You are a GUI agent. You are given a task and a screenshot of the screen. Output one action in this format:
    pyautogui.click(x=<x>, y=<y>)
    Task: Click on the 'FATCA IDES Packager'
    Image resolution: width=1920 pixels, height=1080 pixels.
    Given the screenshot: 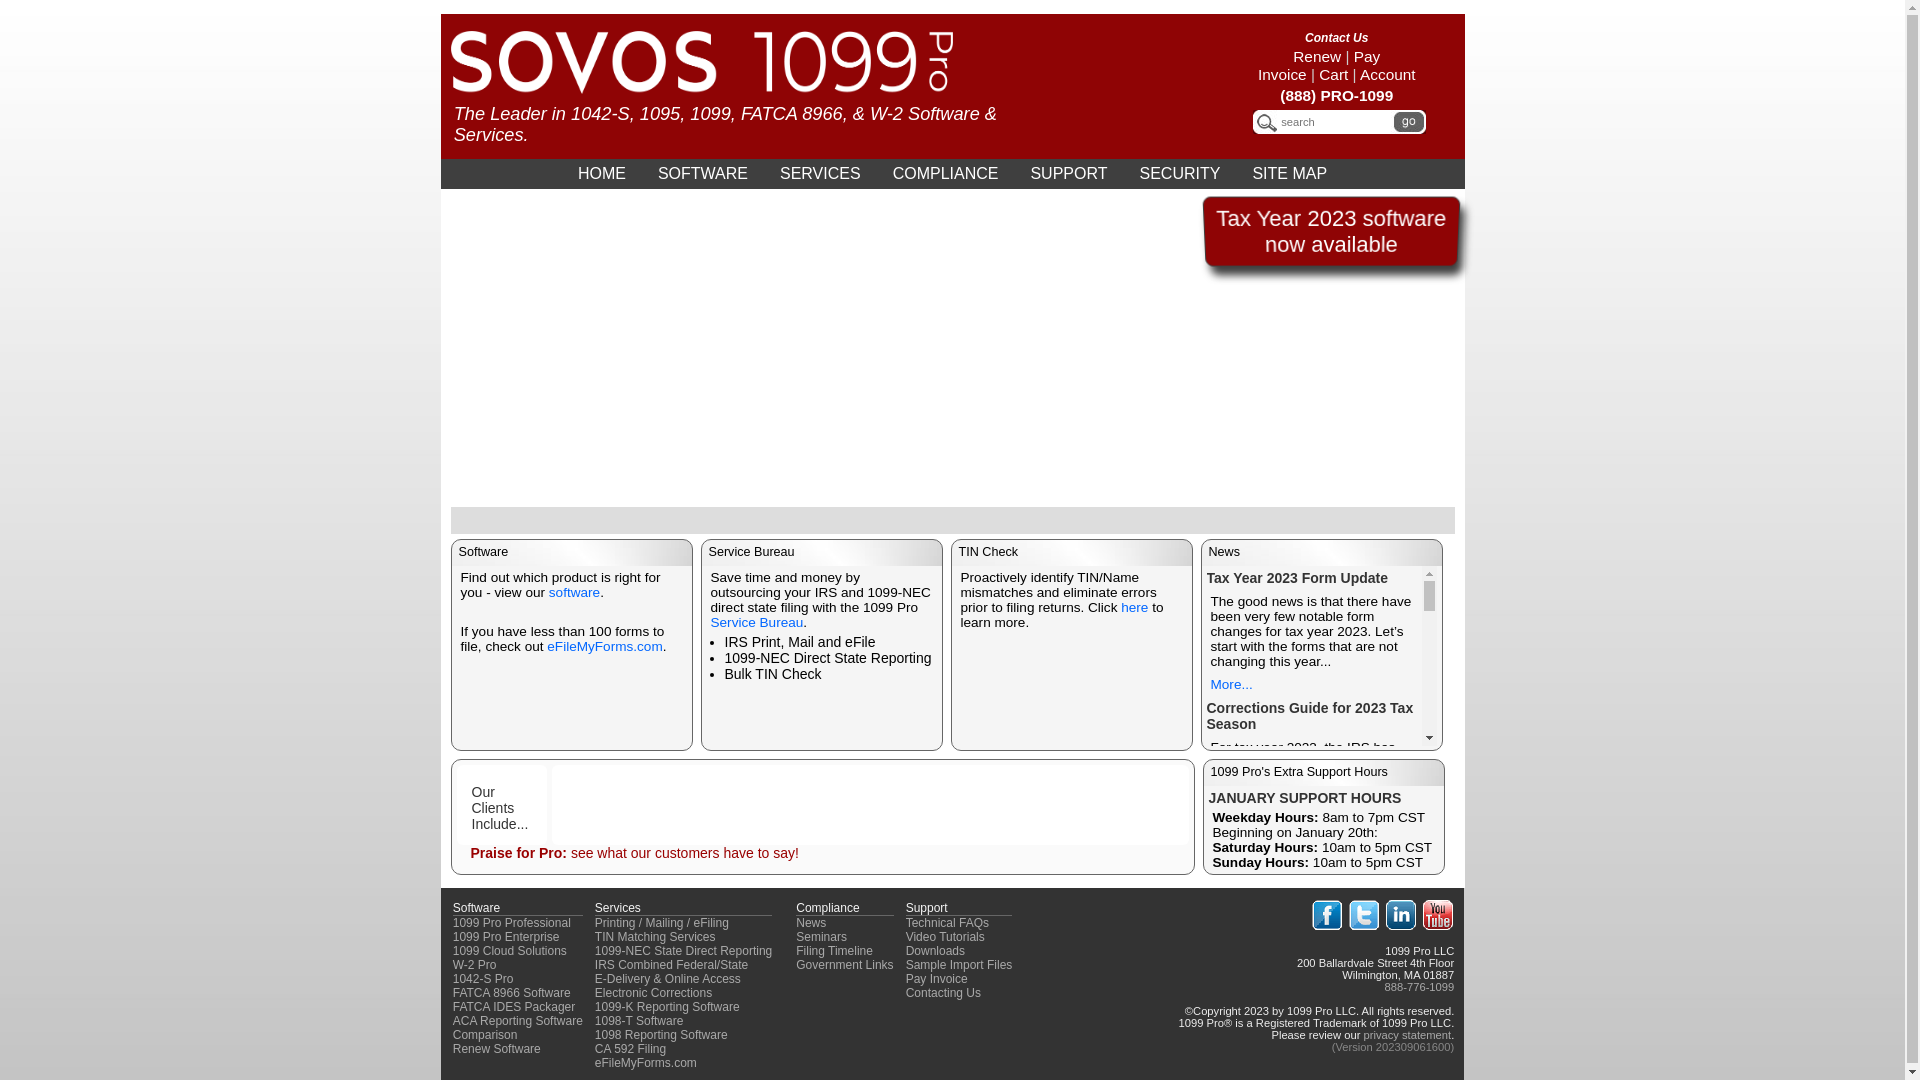 What is the action you would take?
    pyautogui.click(x=514, y=1006)
    